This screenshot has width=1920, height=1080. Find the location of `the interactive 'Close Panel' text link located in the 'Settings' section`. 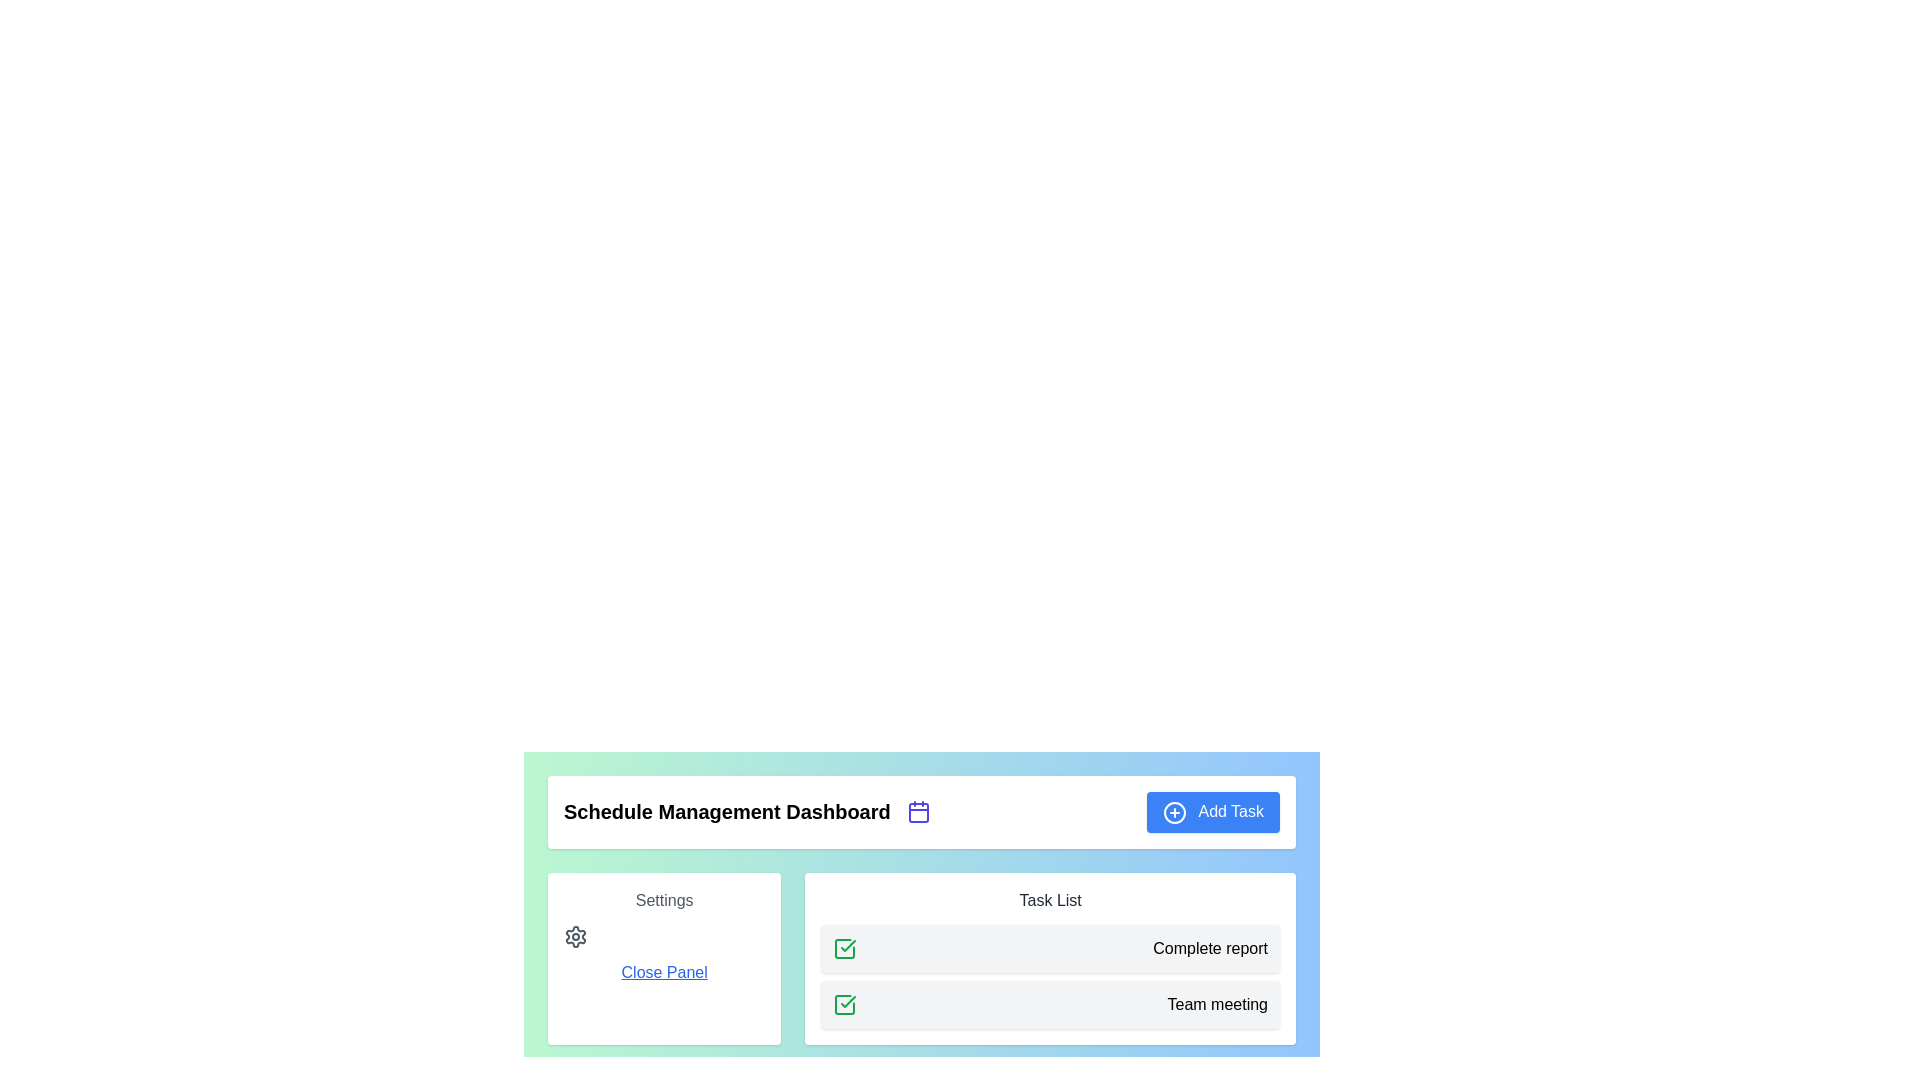

the interactive 'Close Panel' text link located in the 'Settings' section is located at coordinates (664, 971).